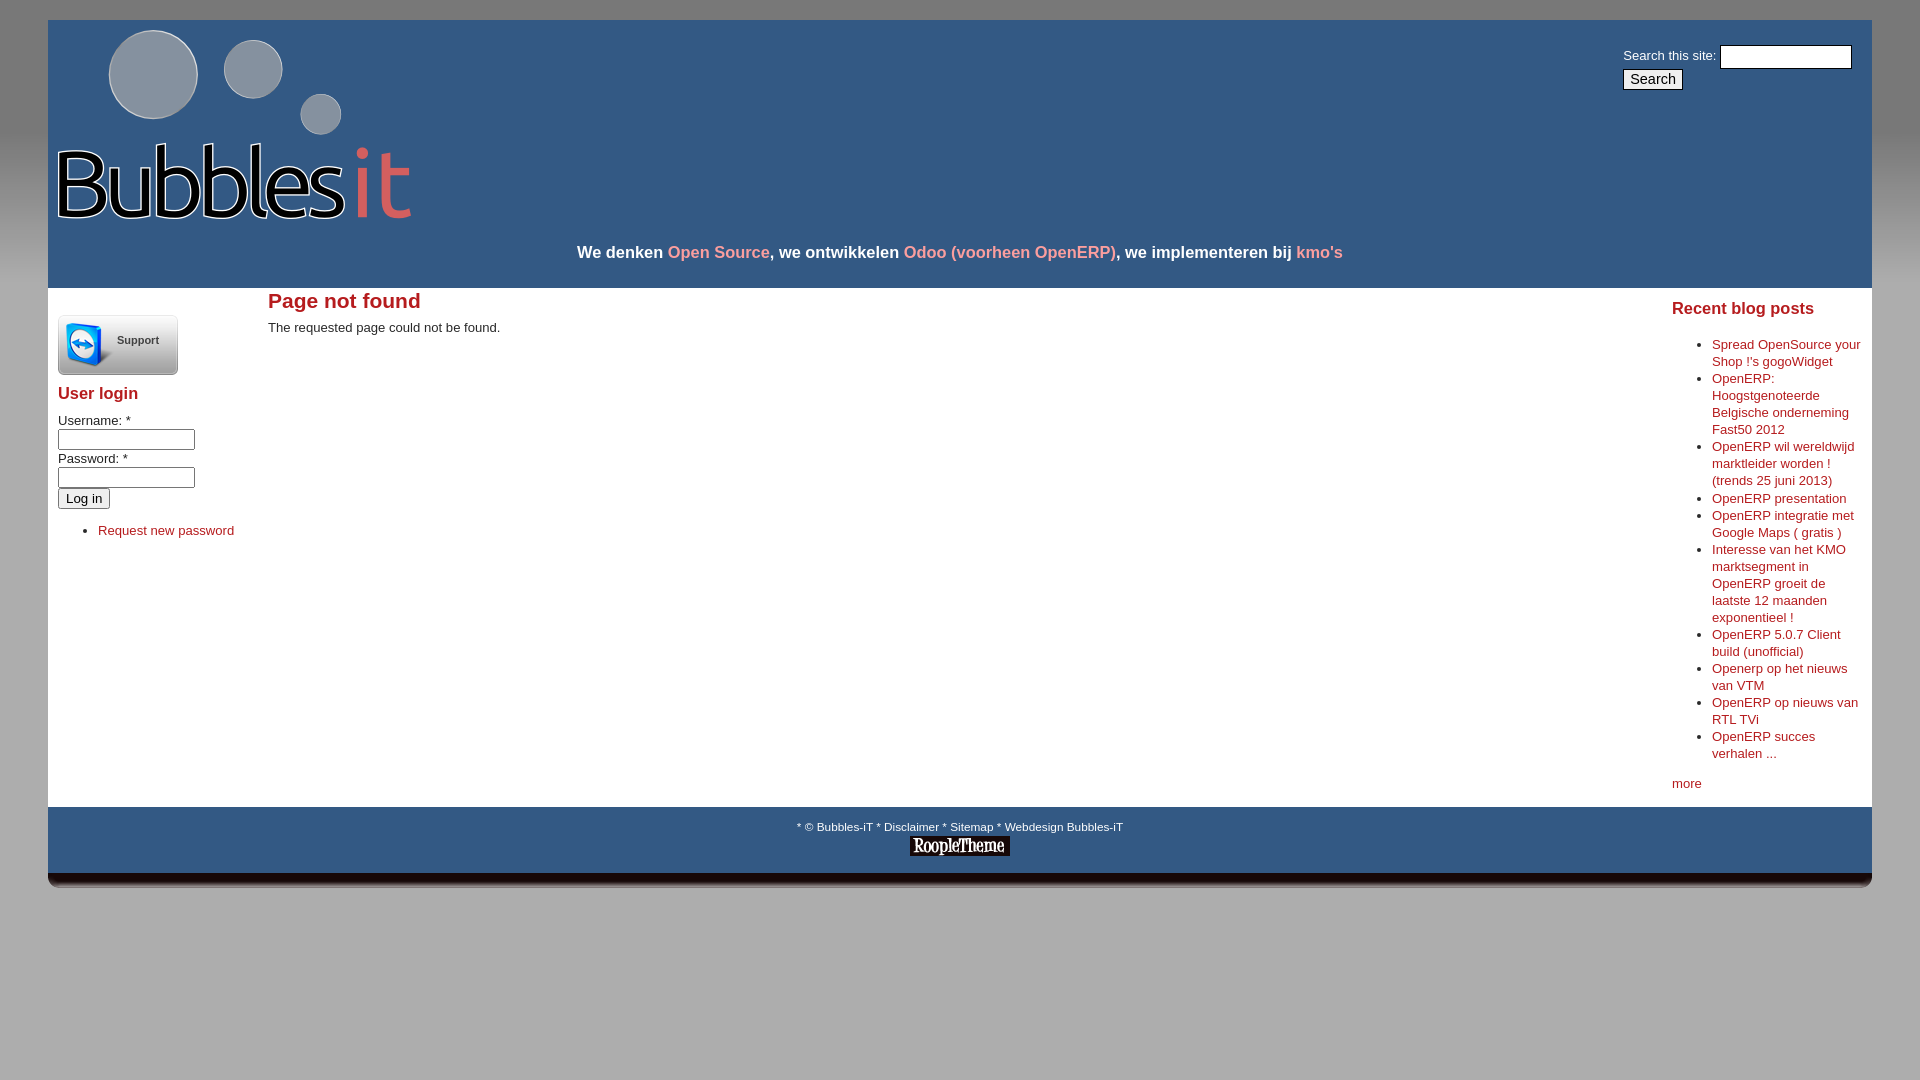 This screenshot has width=1920, height=1080. Describe the element at coordinates (1780, 404) in the screenshot. I see `'OpenERP: Hoogstgenoteerde Belgische onderneming Fast50 2012'` at that location.